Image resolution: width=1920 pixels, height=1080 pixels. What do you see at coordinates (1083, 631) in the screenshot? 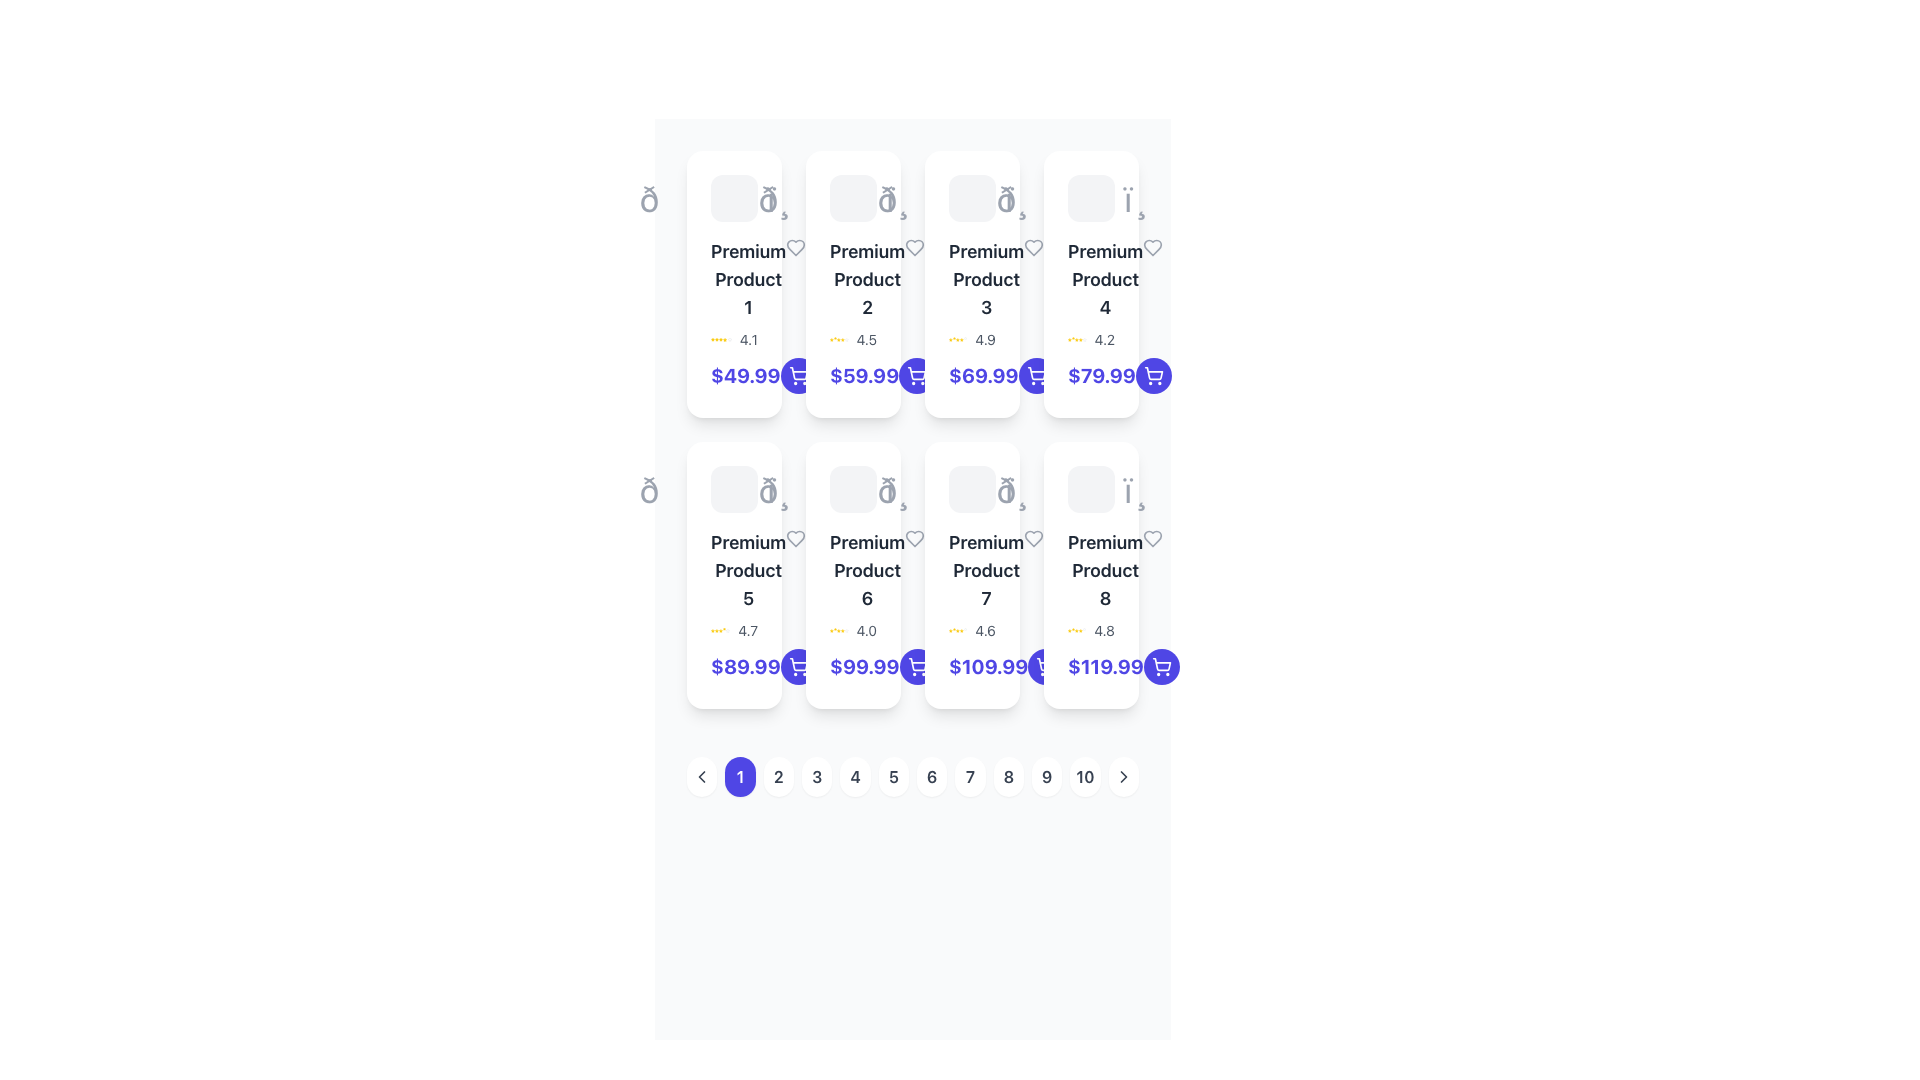
I see `the fifth star icon in the rating section for the product labeled 'Premium Product 8', which is currently in an inactive state and appears gray with an outlined style` at bounding box center [1083, 631].